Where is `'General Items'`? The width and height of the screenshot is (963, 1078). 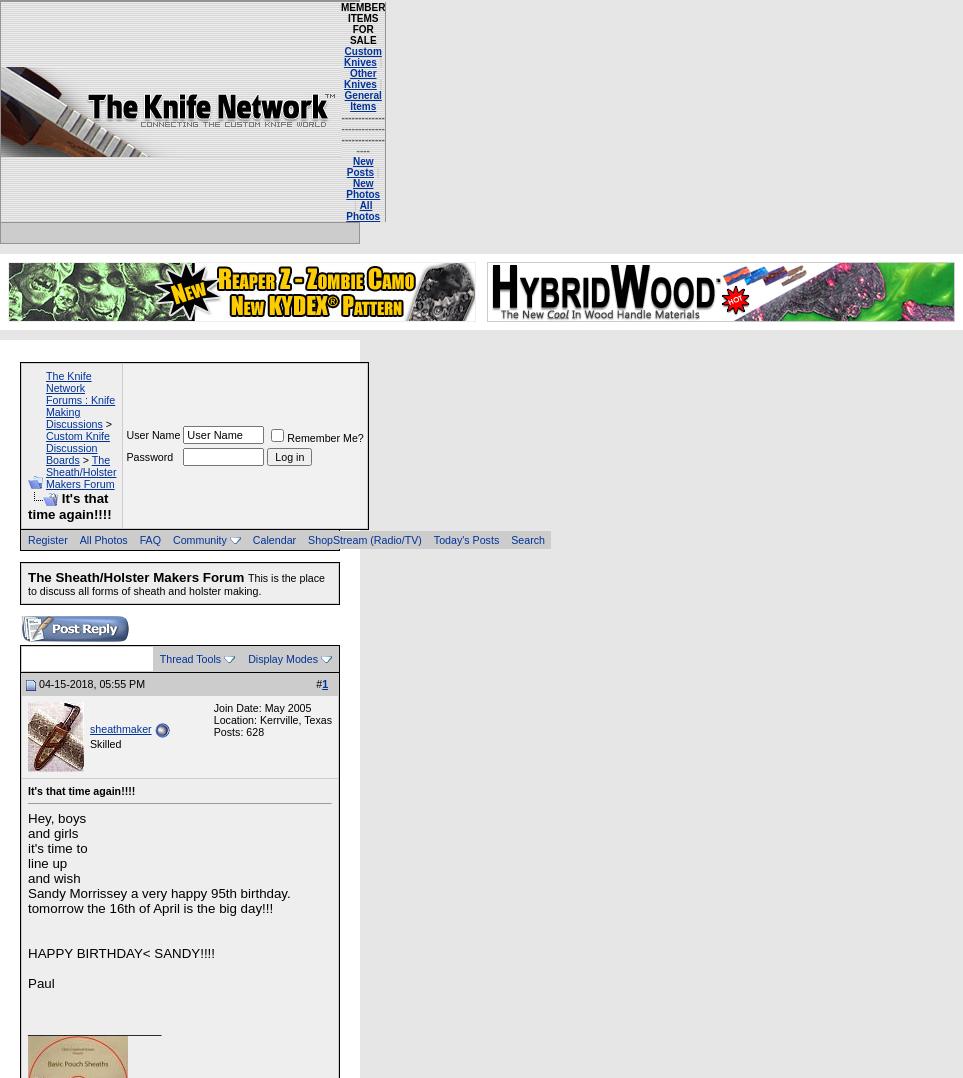
'General Items' is located at coordinates (361, 100).